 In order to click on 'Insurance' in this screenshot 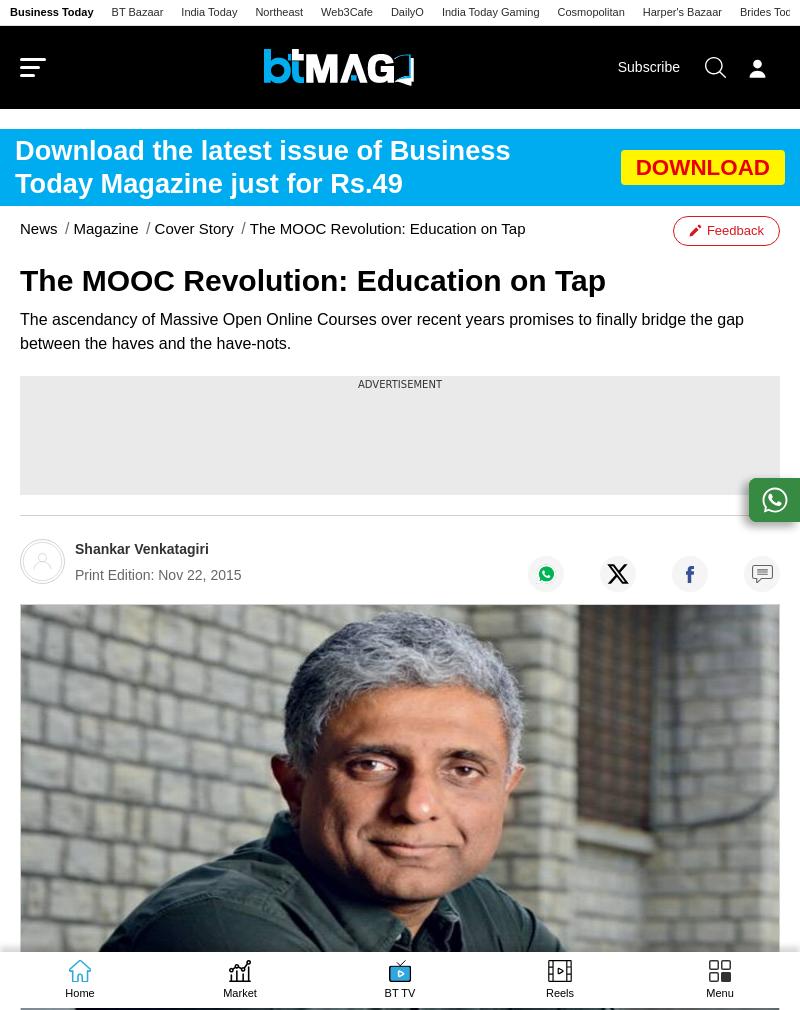, I will do `click(435, 843)`.